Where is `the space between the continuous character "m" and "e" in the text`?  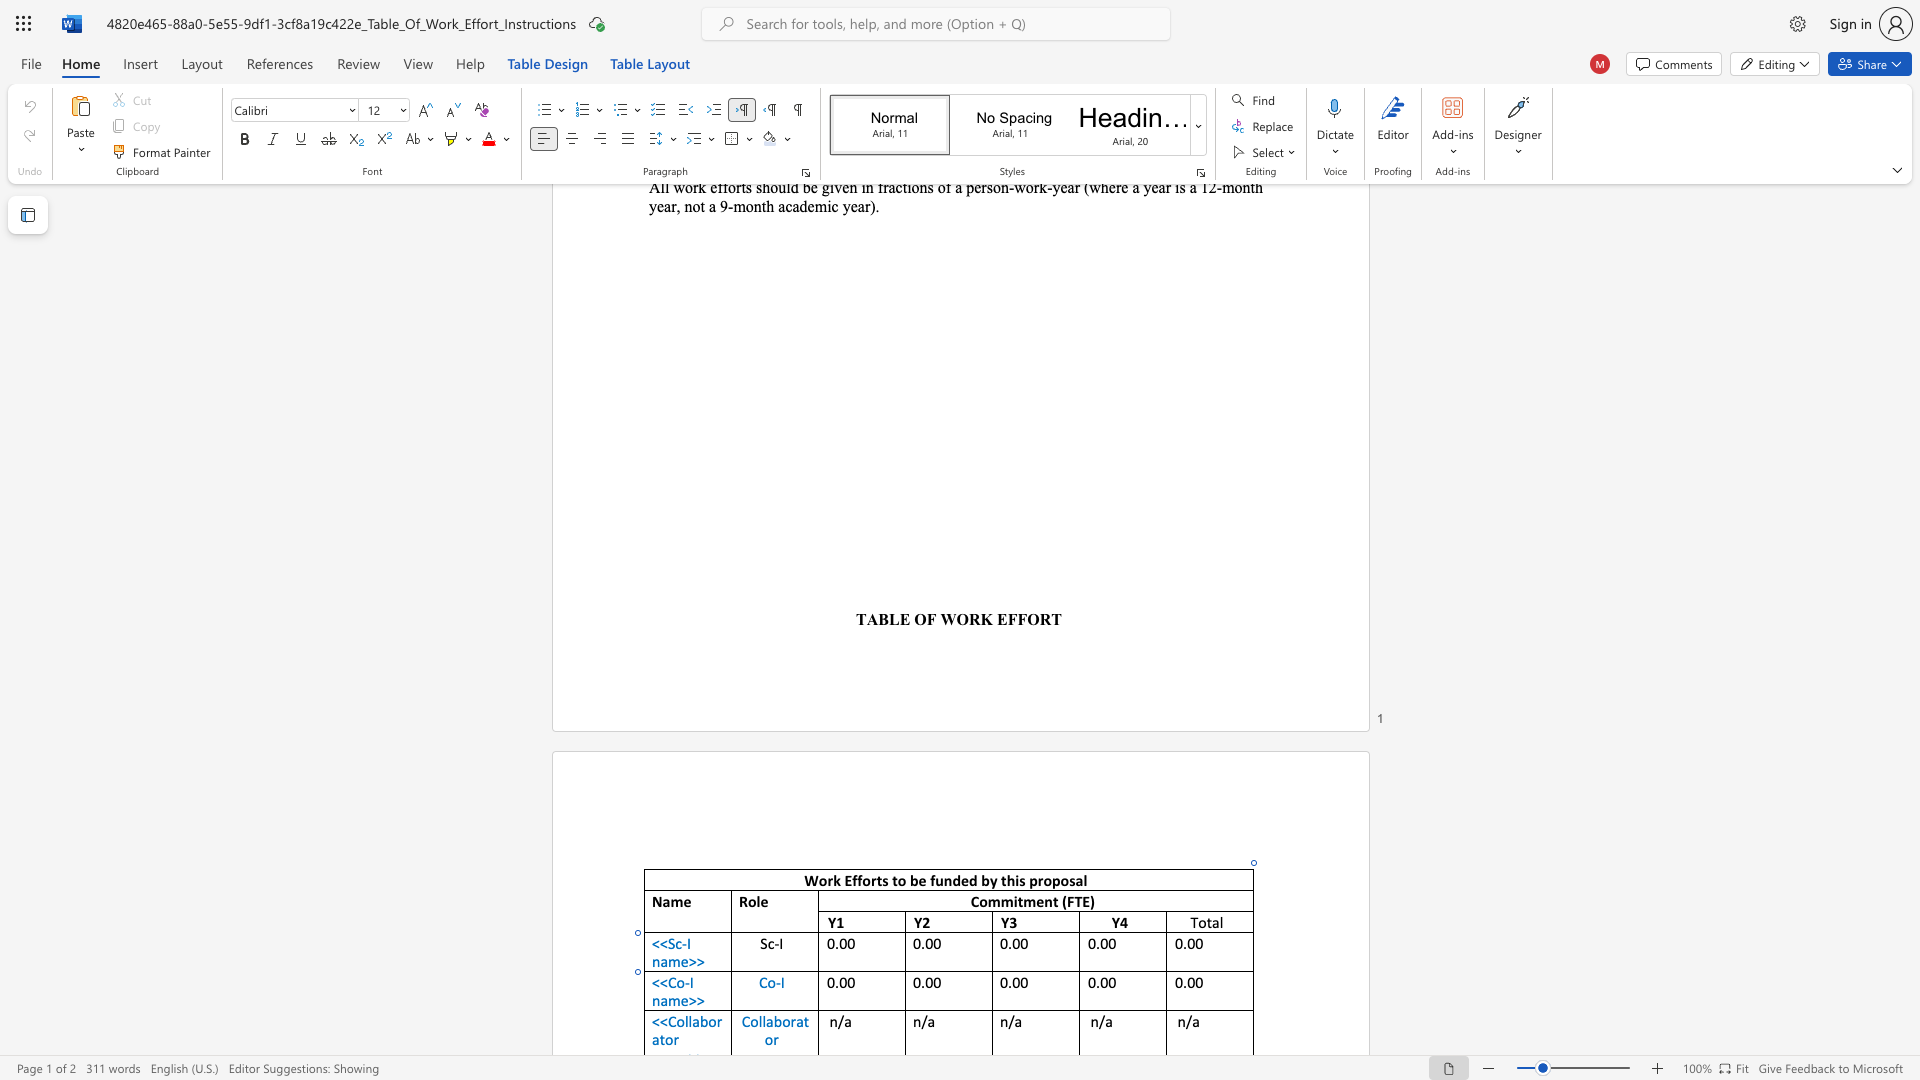
the space between the continuous character "m" and "e" in the text is located at coordinates (679, 1000).